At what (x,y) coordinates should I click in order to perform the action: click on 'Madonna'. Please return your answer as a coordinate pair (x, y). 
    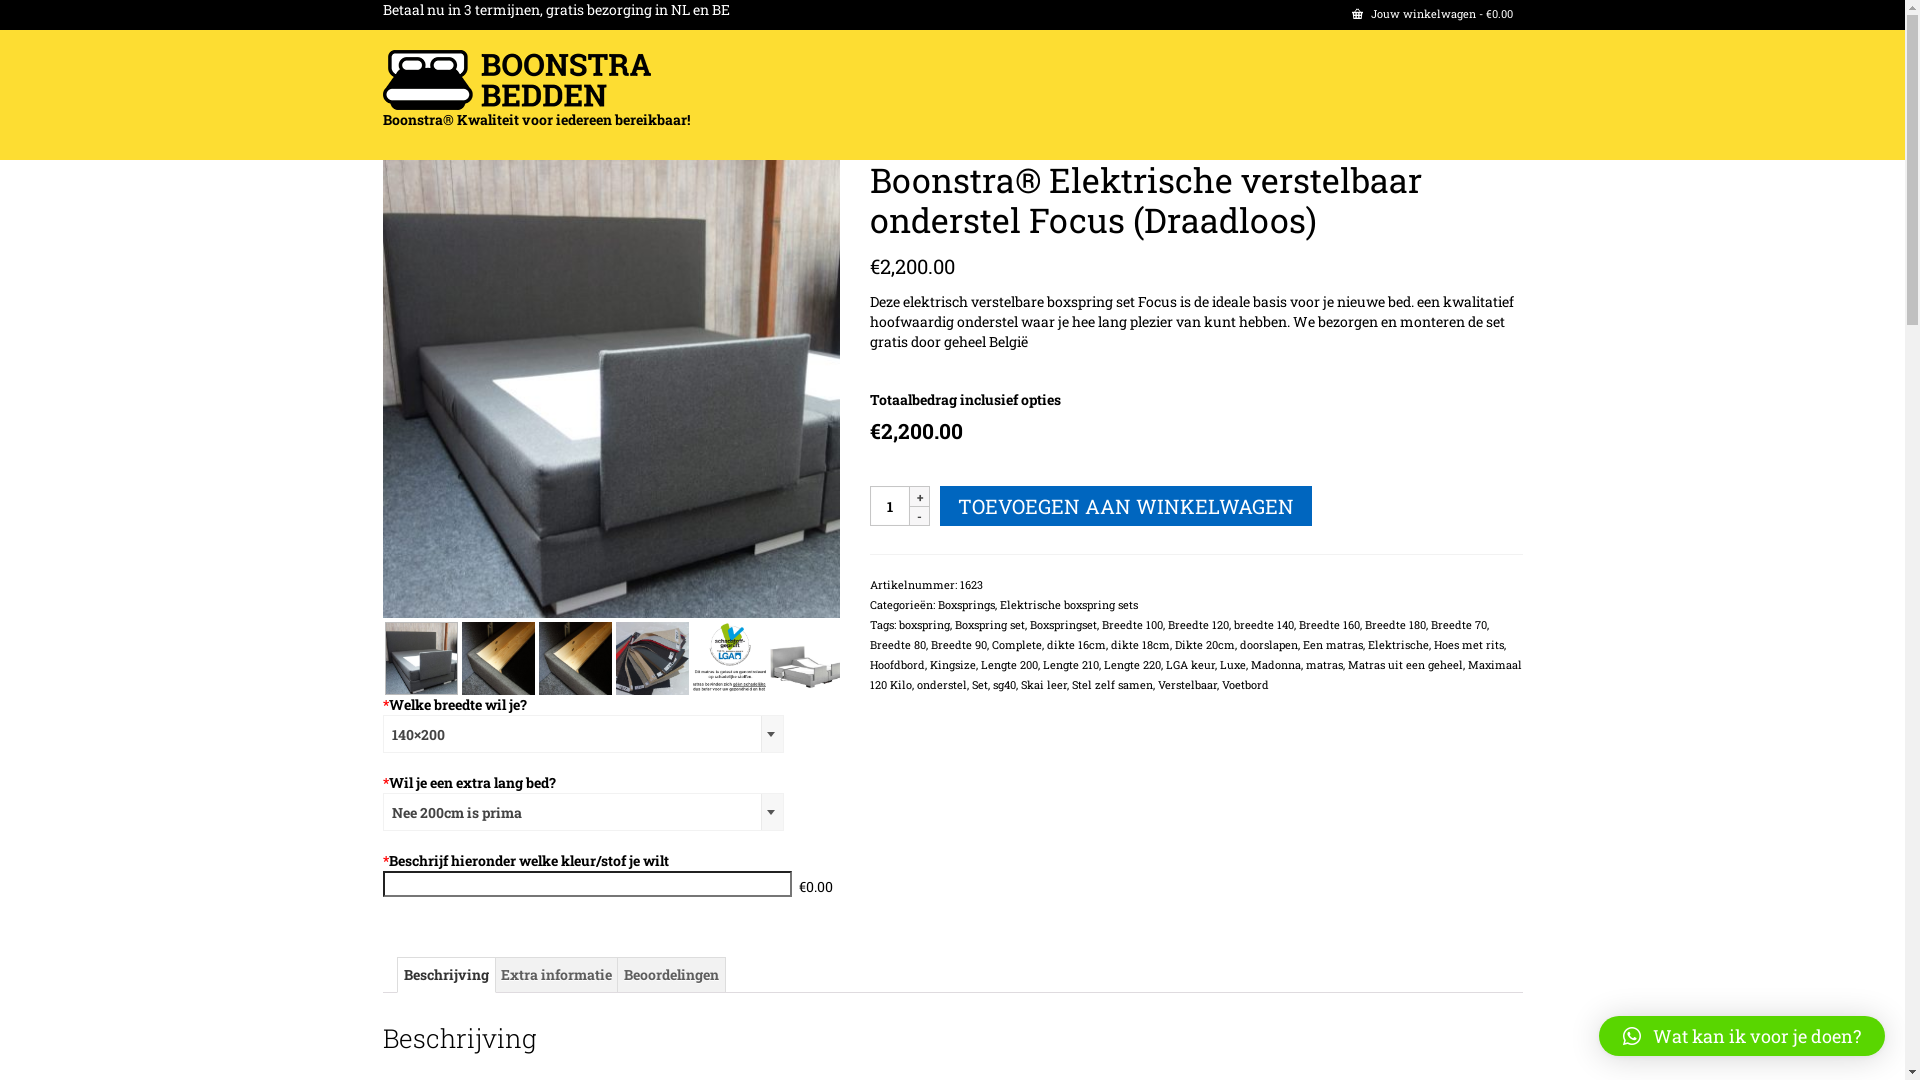
    Looking at the image, I should click on (1250, 664).